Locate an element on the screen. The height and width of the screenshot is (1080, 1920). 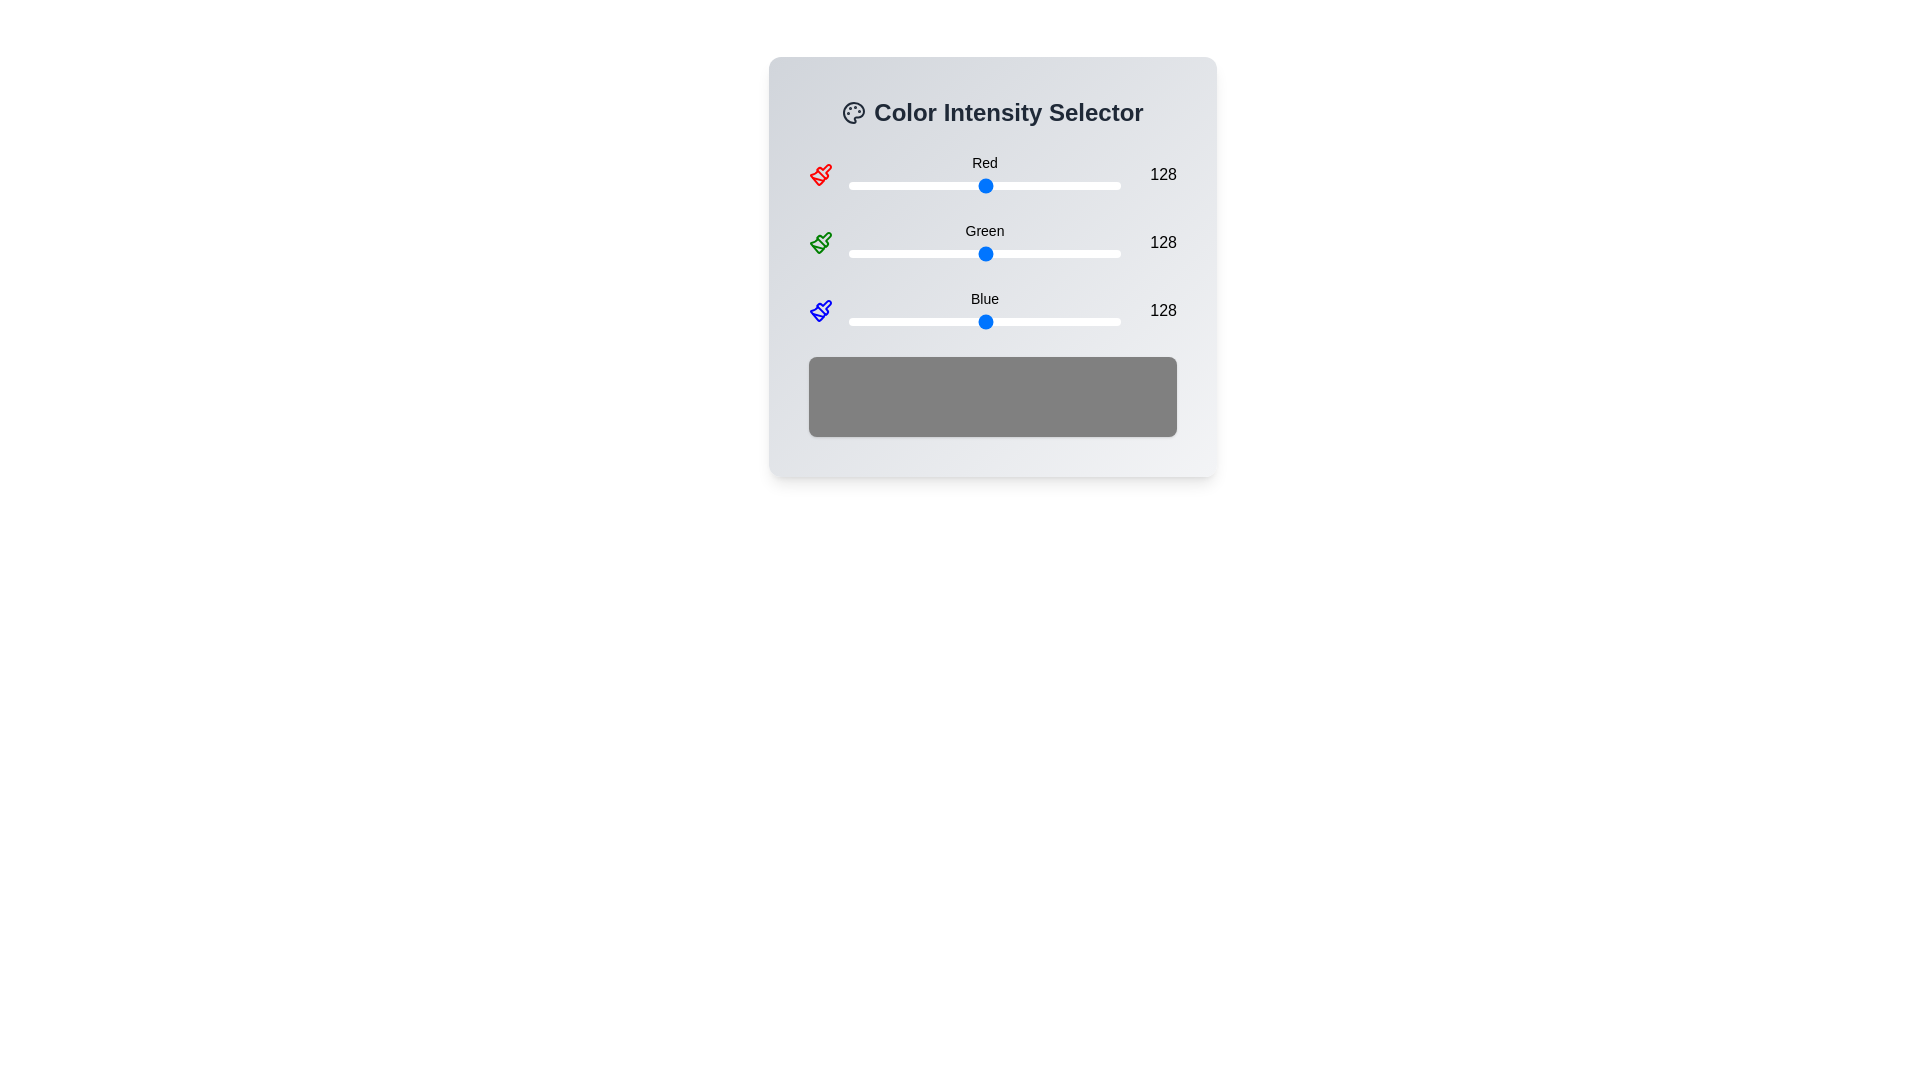
the red icon located to the left of the 'Red' label, which indicates the slider's functionality is located at coordinates (820, 173).